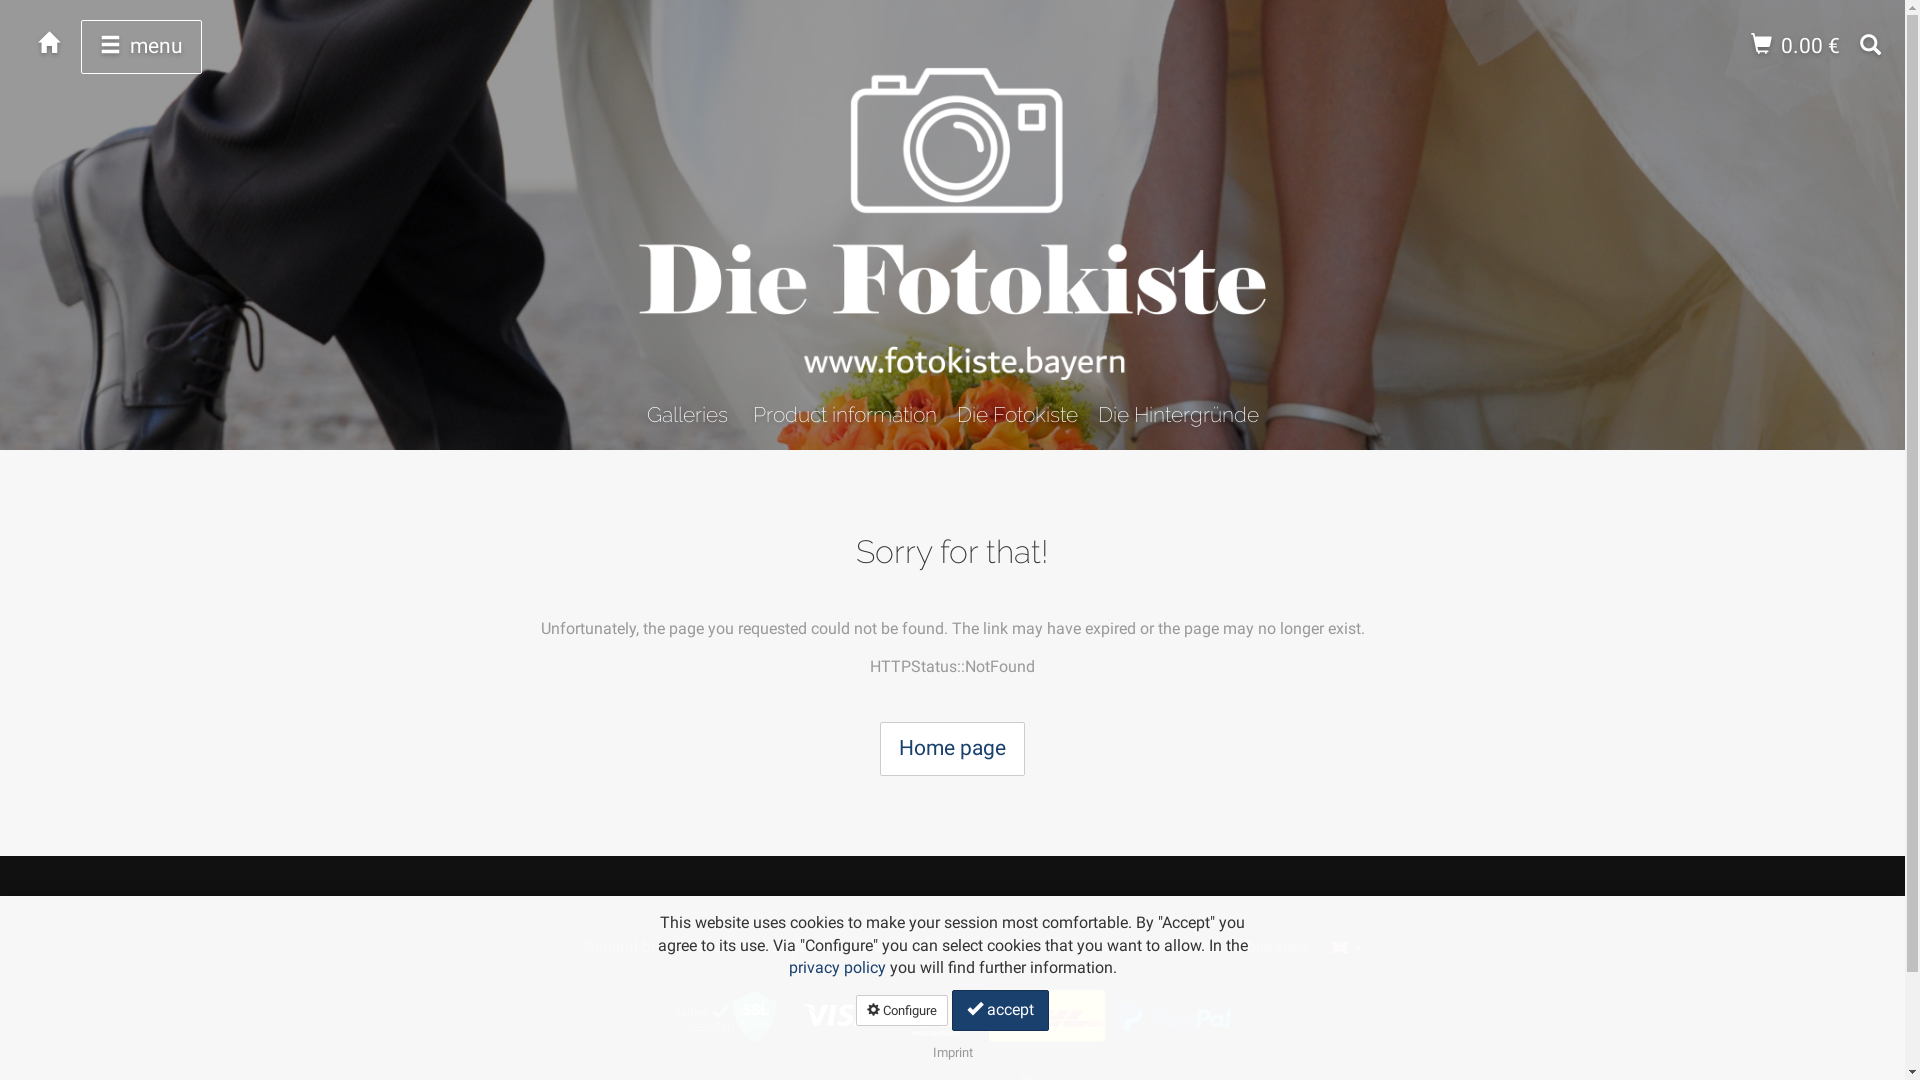 This screenshot has width=1920, height=1080. What do you see at coordinates (1000, 1010) in the screenshot?
I see `'accept'` at bounding box center [1000, 1010].